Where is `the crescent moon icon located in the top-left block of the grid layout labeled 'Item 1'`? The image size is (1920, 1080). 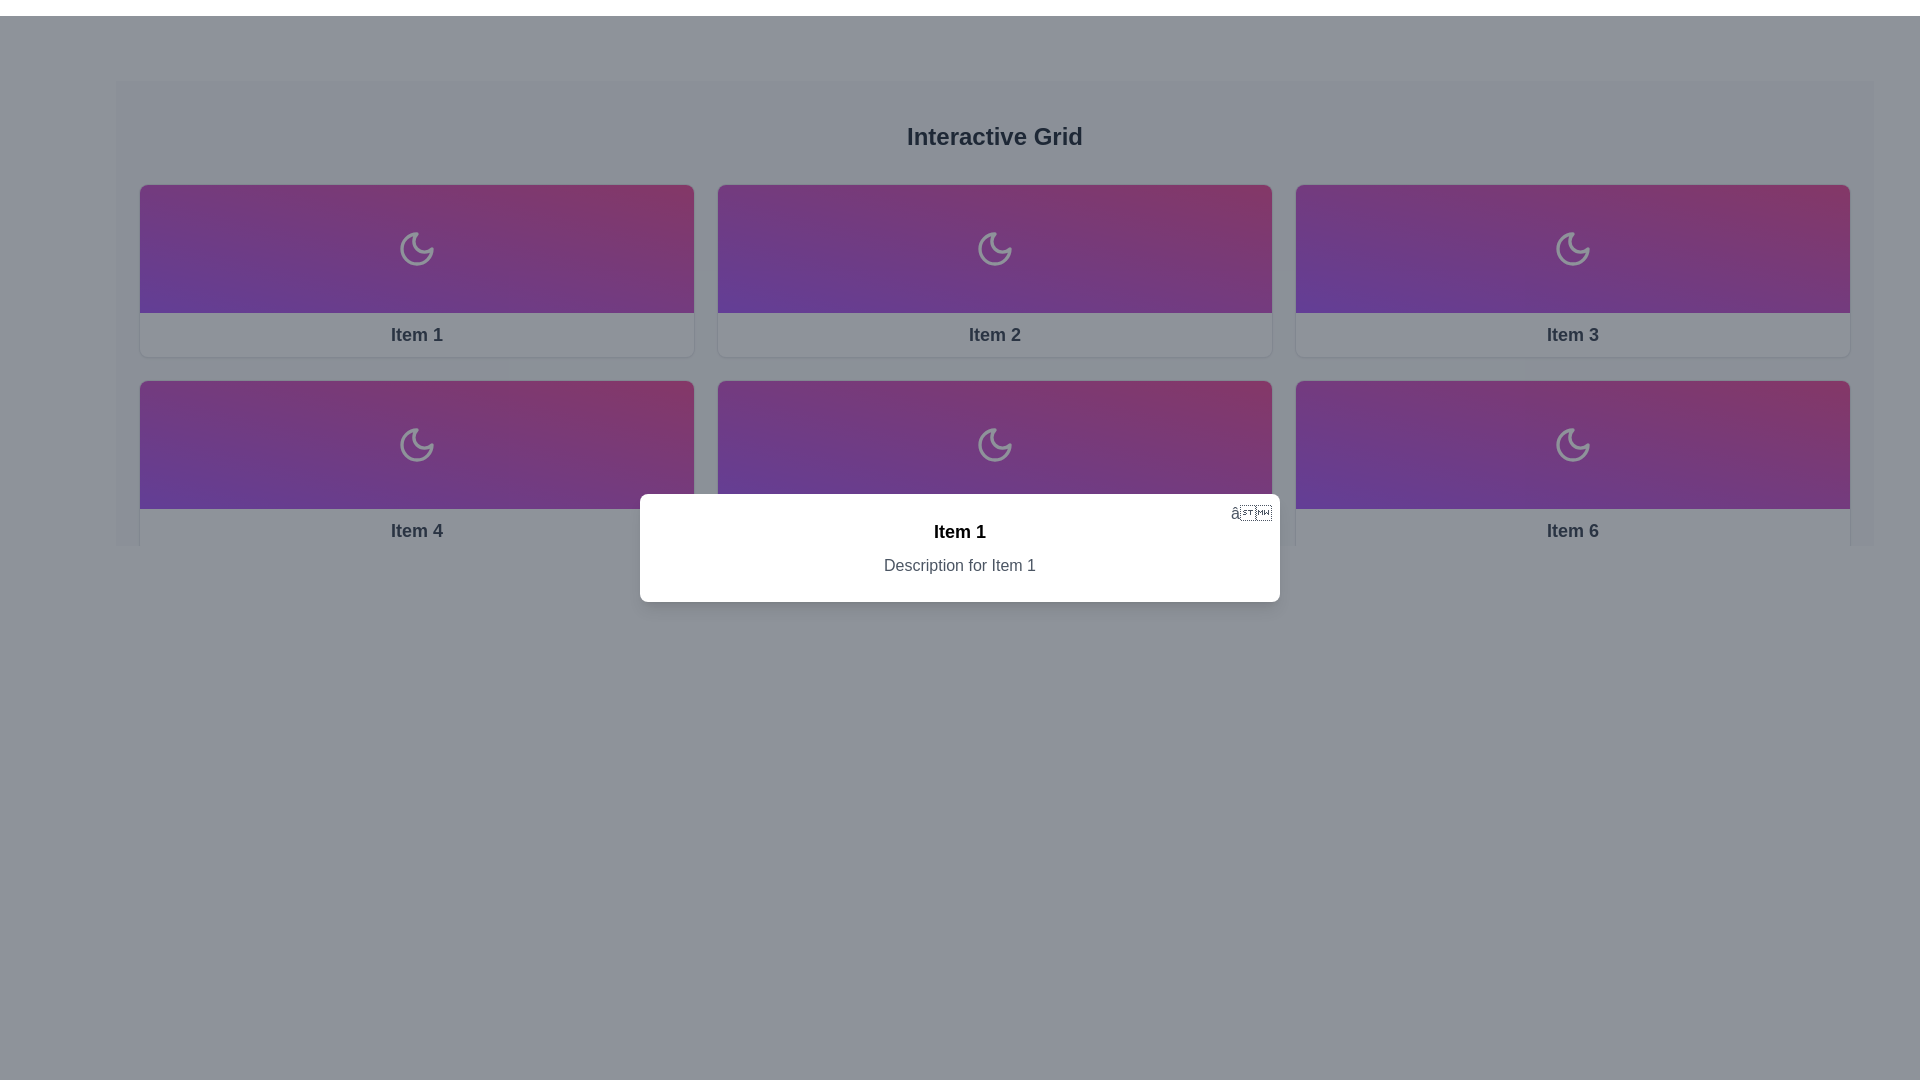
the crescent moon icon located in the top-left block of the grid layout labeled 'Item 1' is located at coordinates (416, 248).